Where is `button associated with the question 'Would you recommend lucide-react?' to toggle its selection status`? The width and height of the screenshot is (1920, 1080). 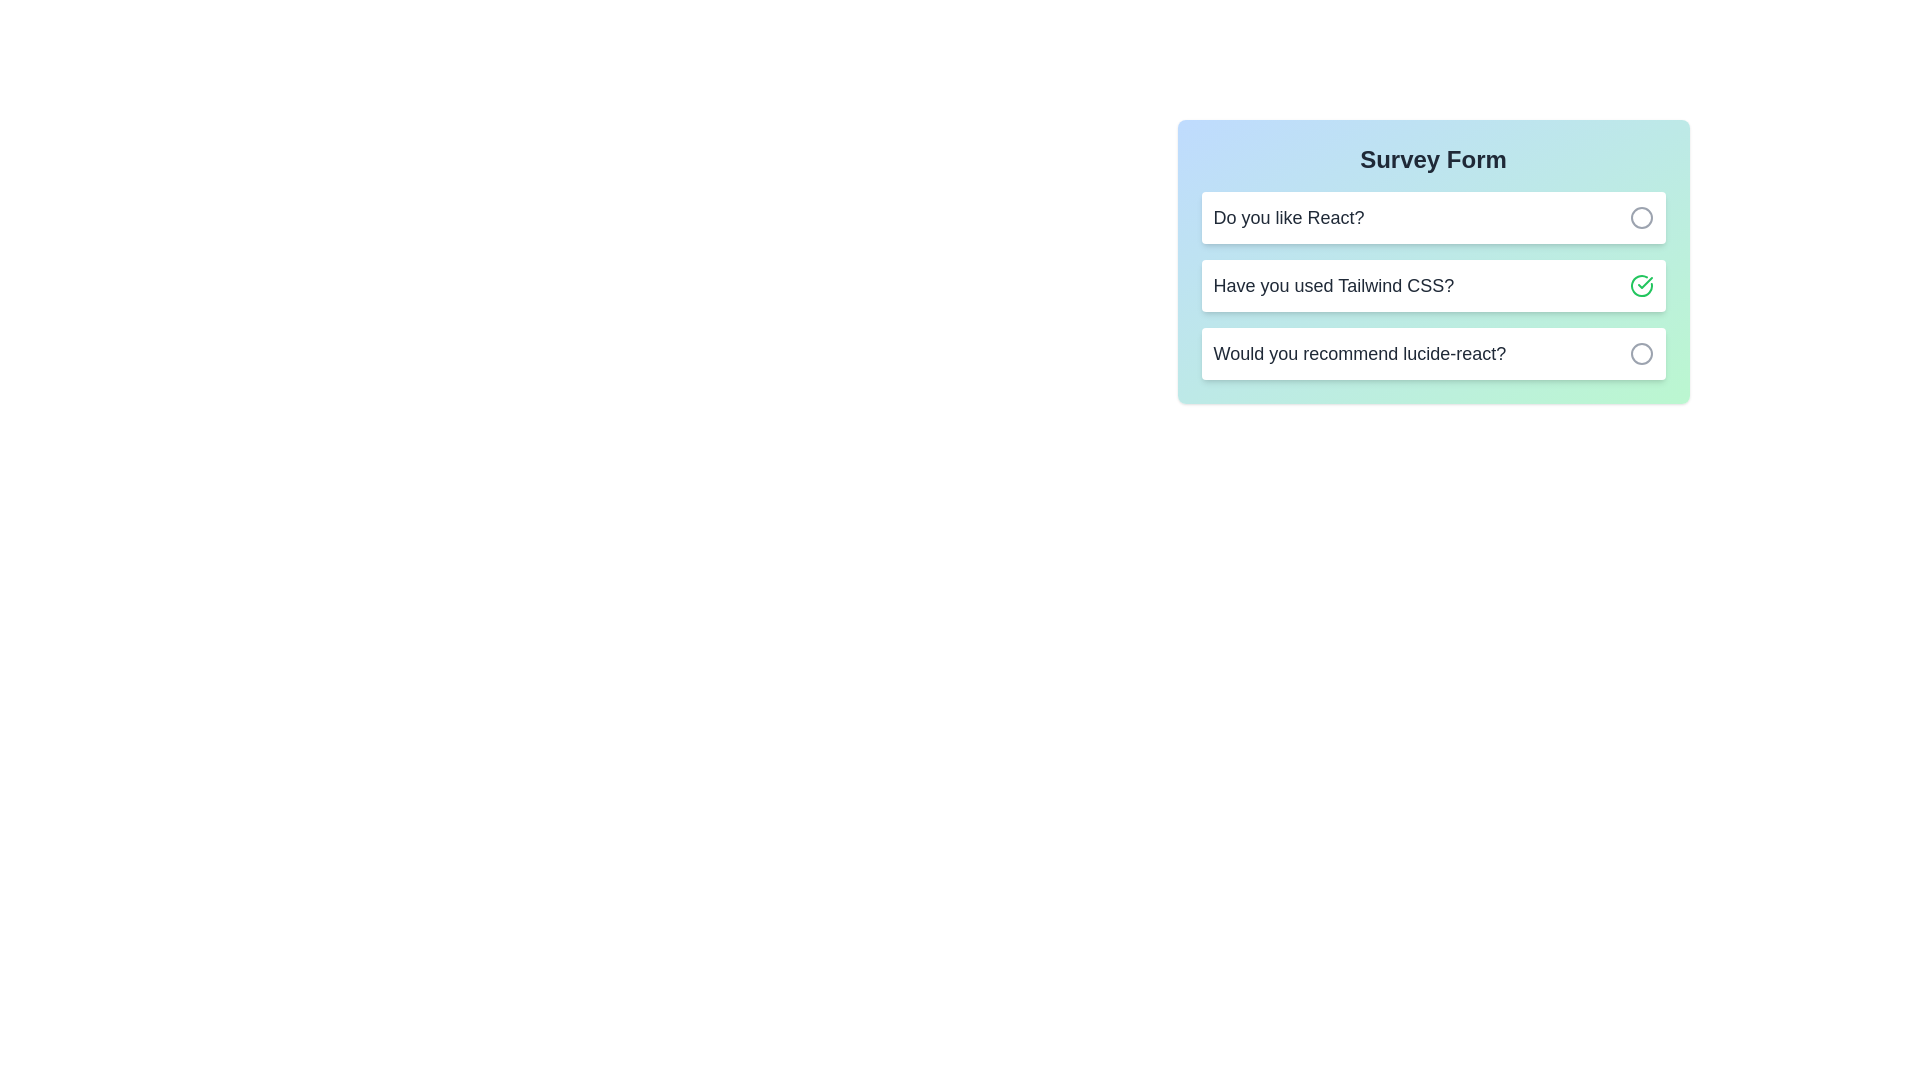 button associated with the question 'Would you recommend lucide-react?' to toggle its selection status is located at coordinates (1641, 353).